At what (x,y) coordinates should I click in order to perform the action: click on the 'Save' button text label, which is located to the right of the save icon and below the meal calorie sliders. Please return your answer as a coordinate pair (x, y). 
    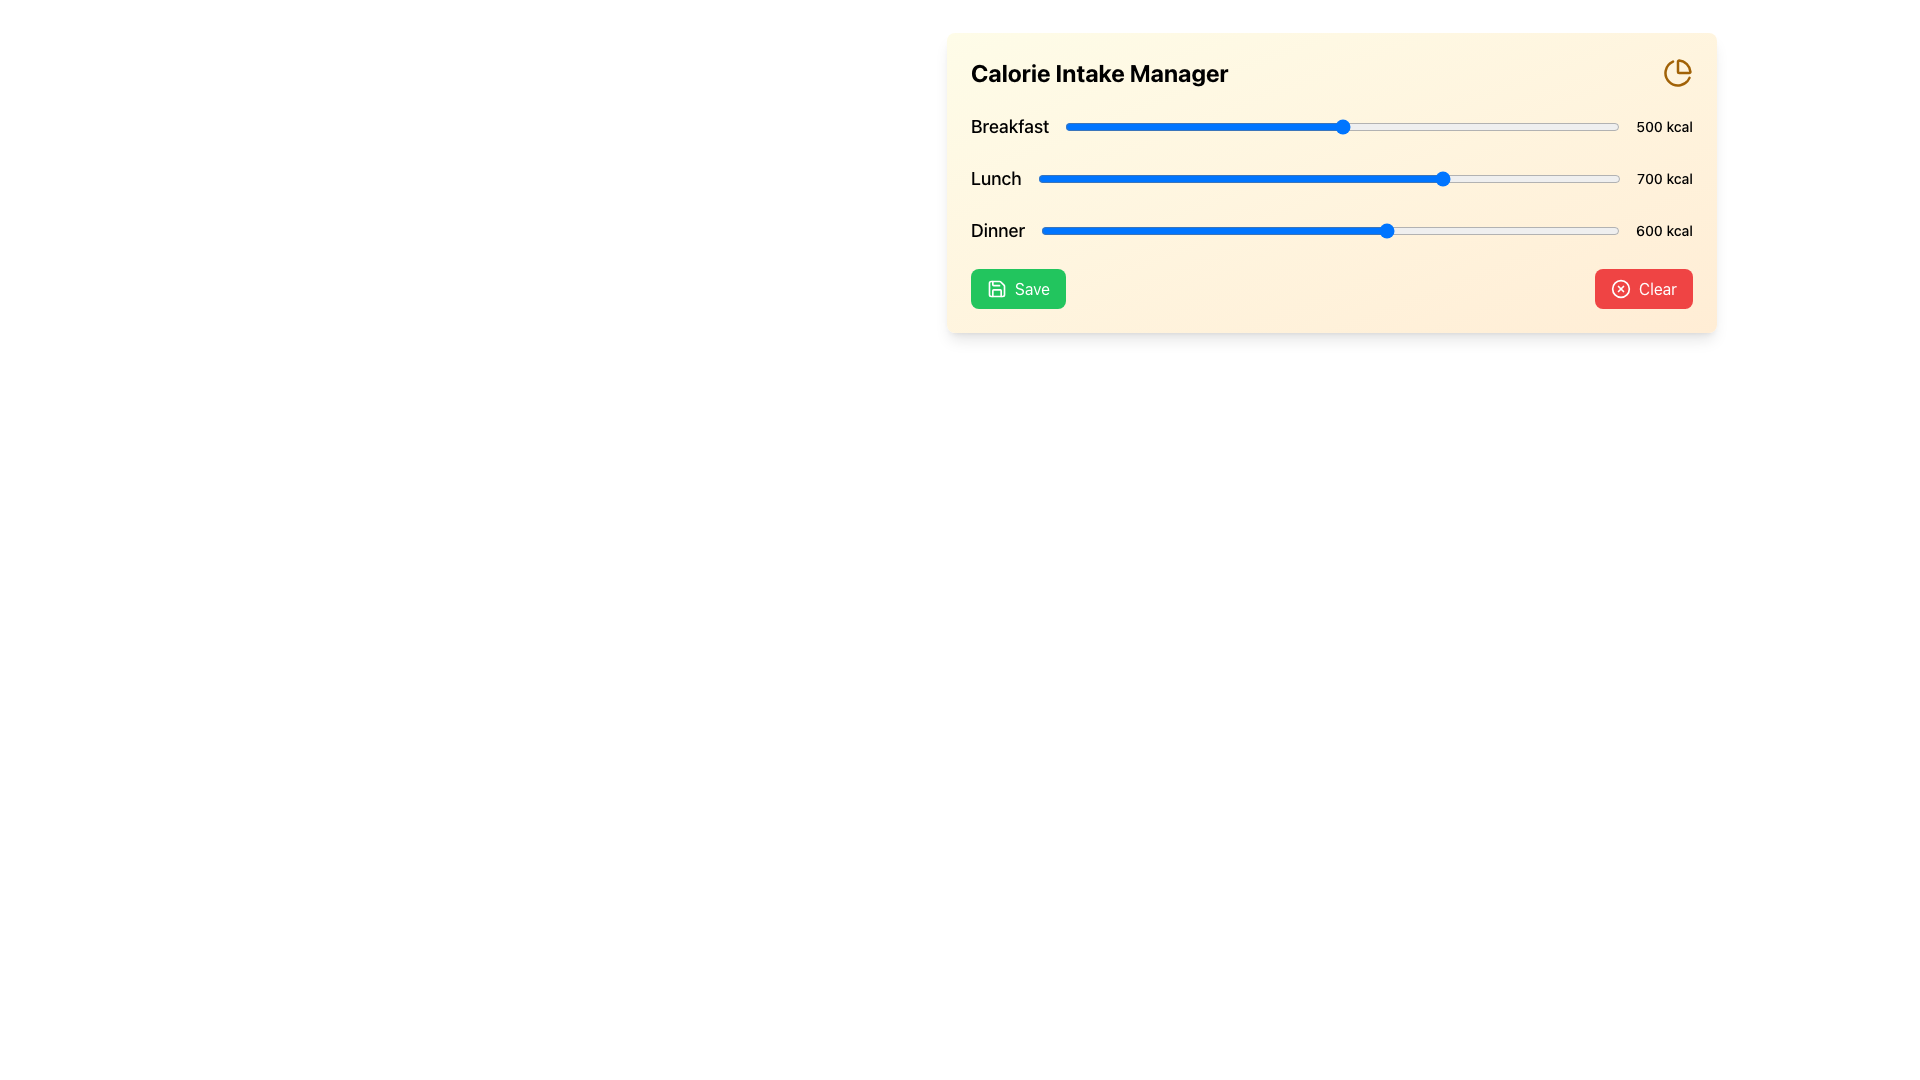
    Looking at the image, I should click on (1032, 289).